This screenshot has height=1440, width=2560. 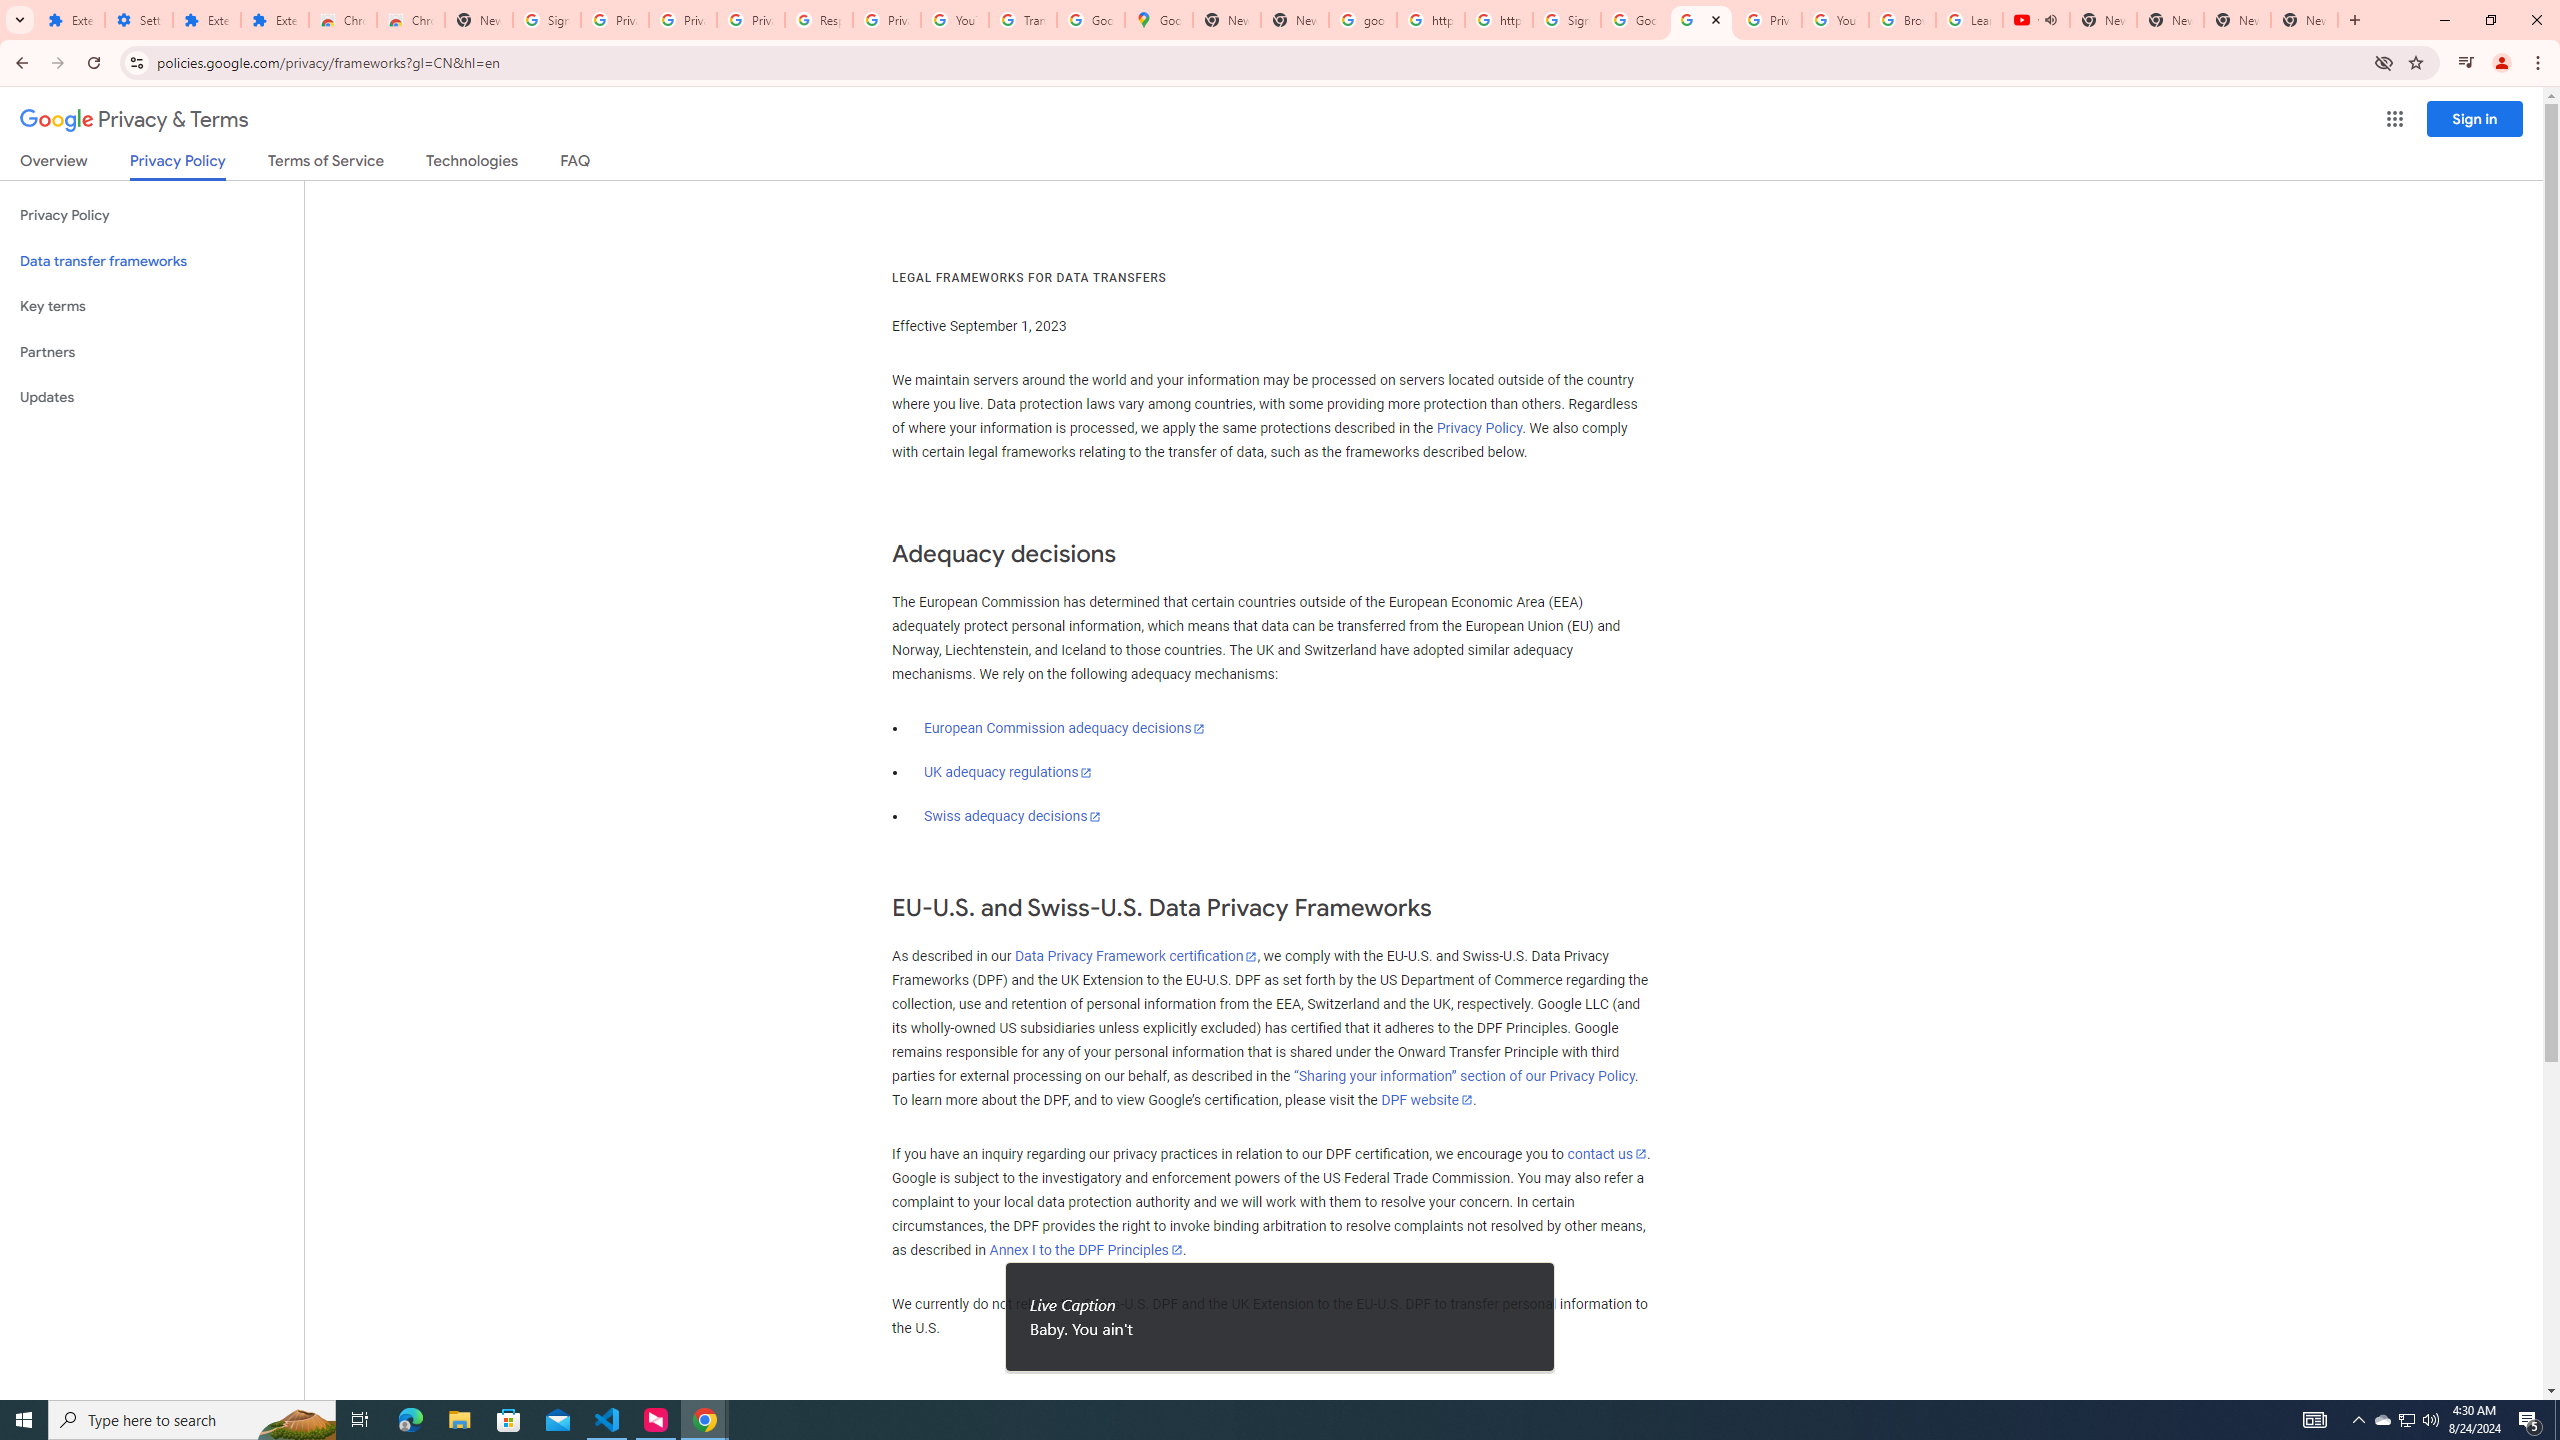 What do you see at coordinates (1063, 727) in the screenshot?
I see `'European Commission adequacy decisions'` at bounding box center [1063, 727].